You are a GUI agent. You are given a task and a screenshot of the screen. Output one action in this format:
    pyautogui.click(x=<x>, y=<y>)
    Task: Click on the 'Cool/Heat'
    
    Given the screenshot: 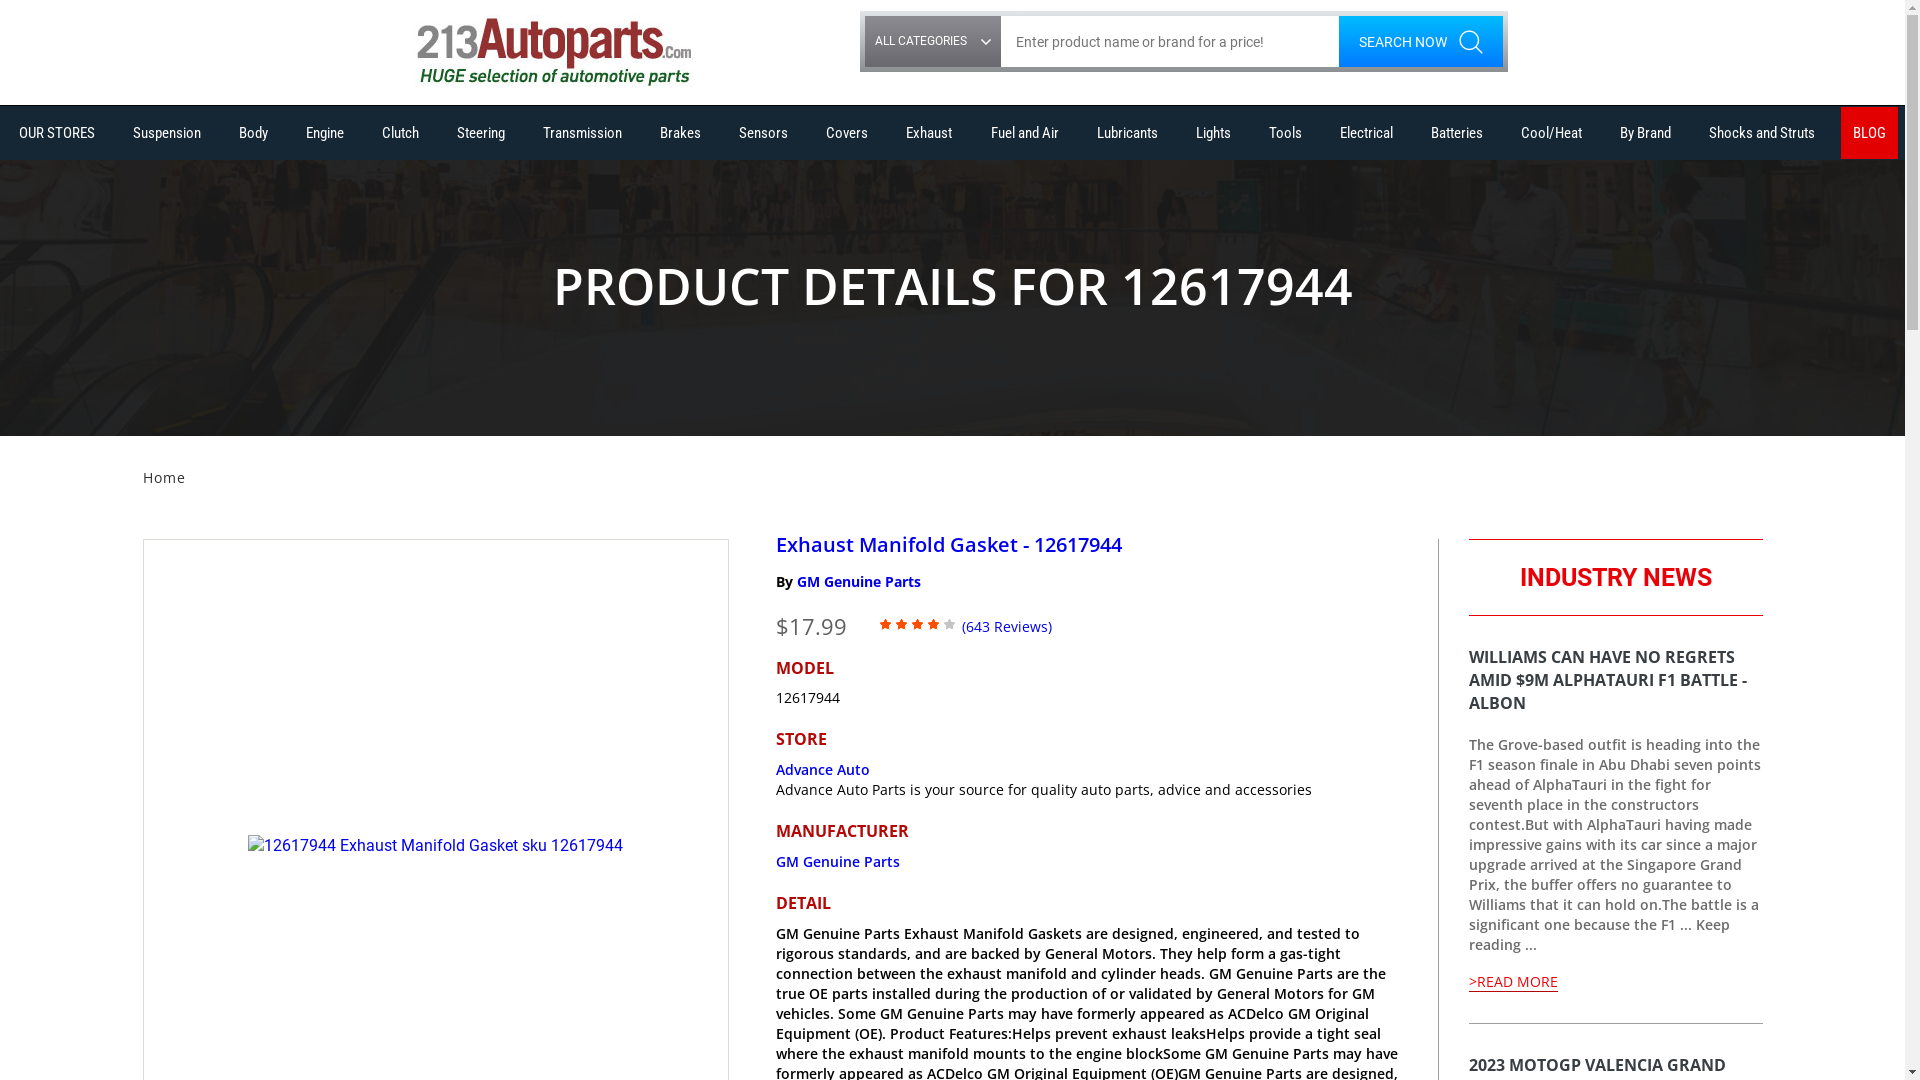 What is the action you would take?
    pyautogui.click(x=1550, y=132)
    